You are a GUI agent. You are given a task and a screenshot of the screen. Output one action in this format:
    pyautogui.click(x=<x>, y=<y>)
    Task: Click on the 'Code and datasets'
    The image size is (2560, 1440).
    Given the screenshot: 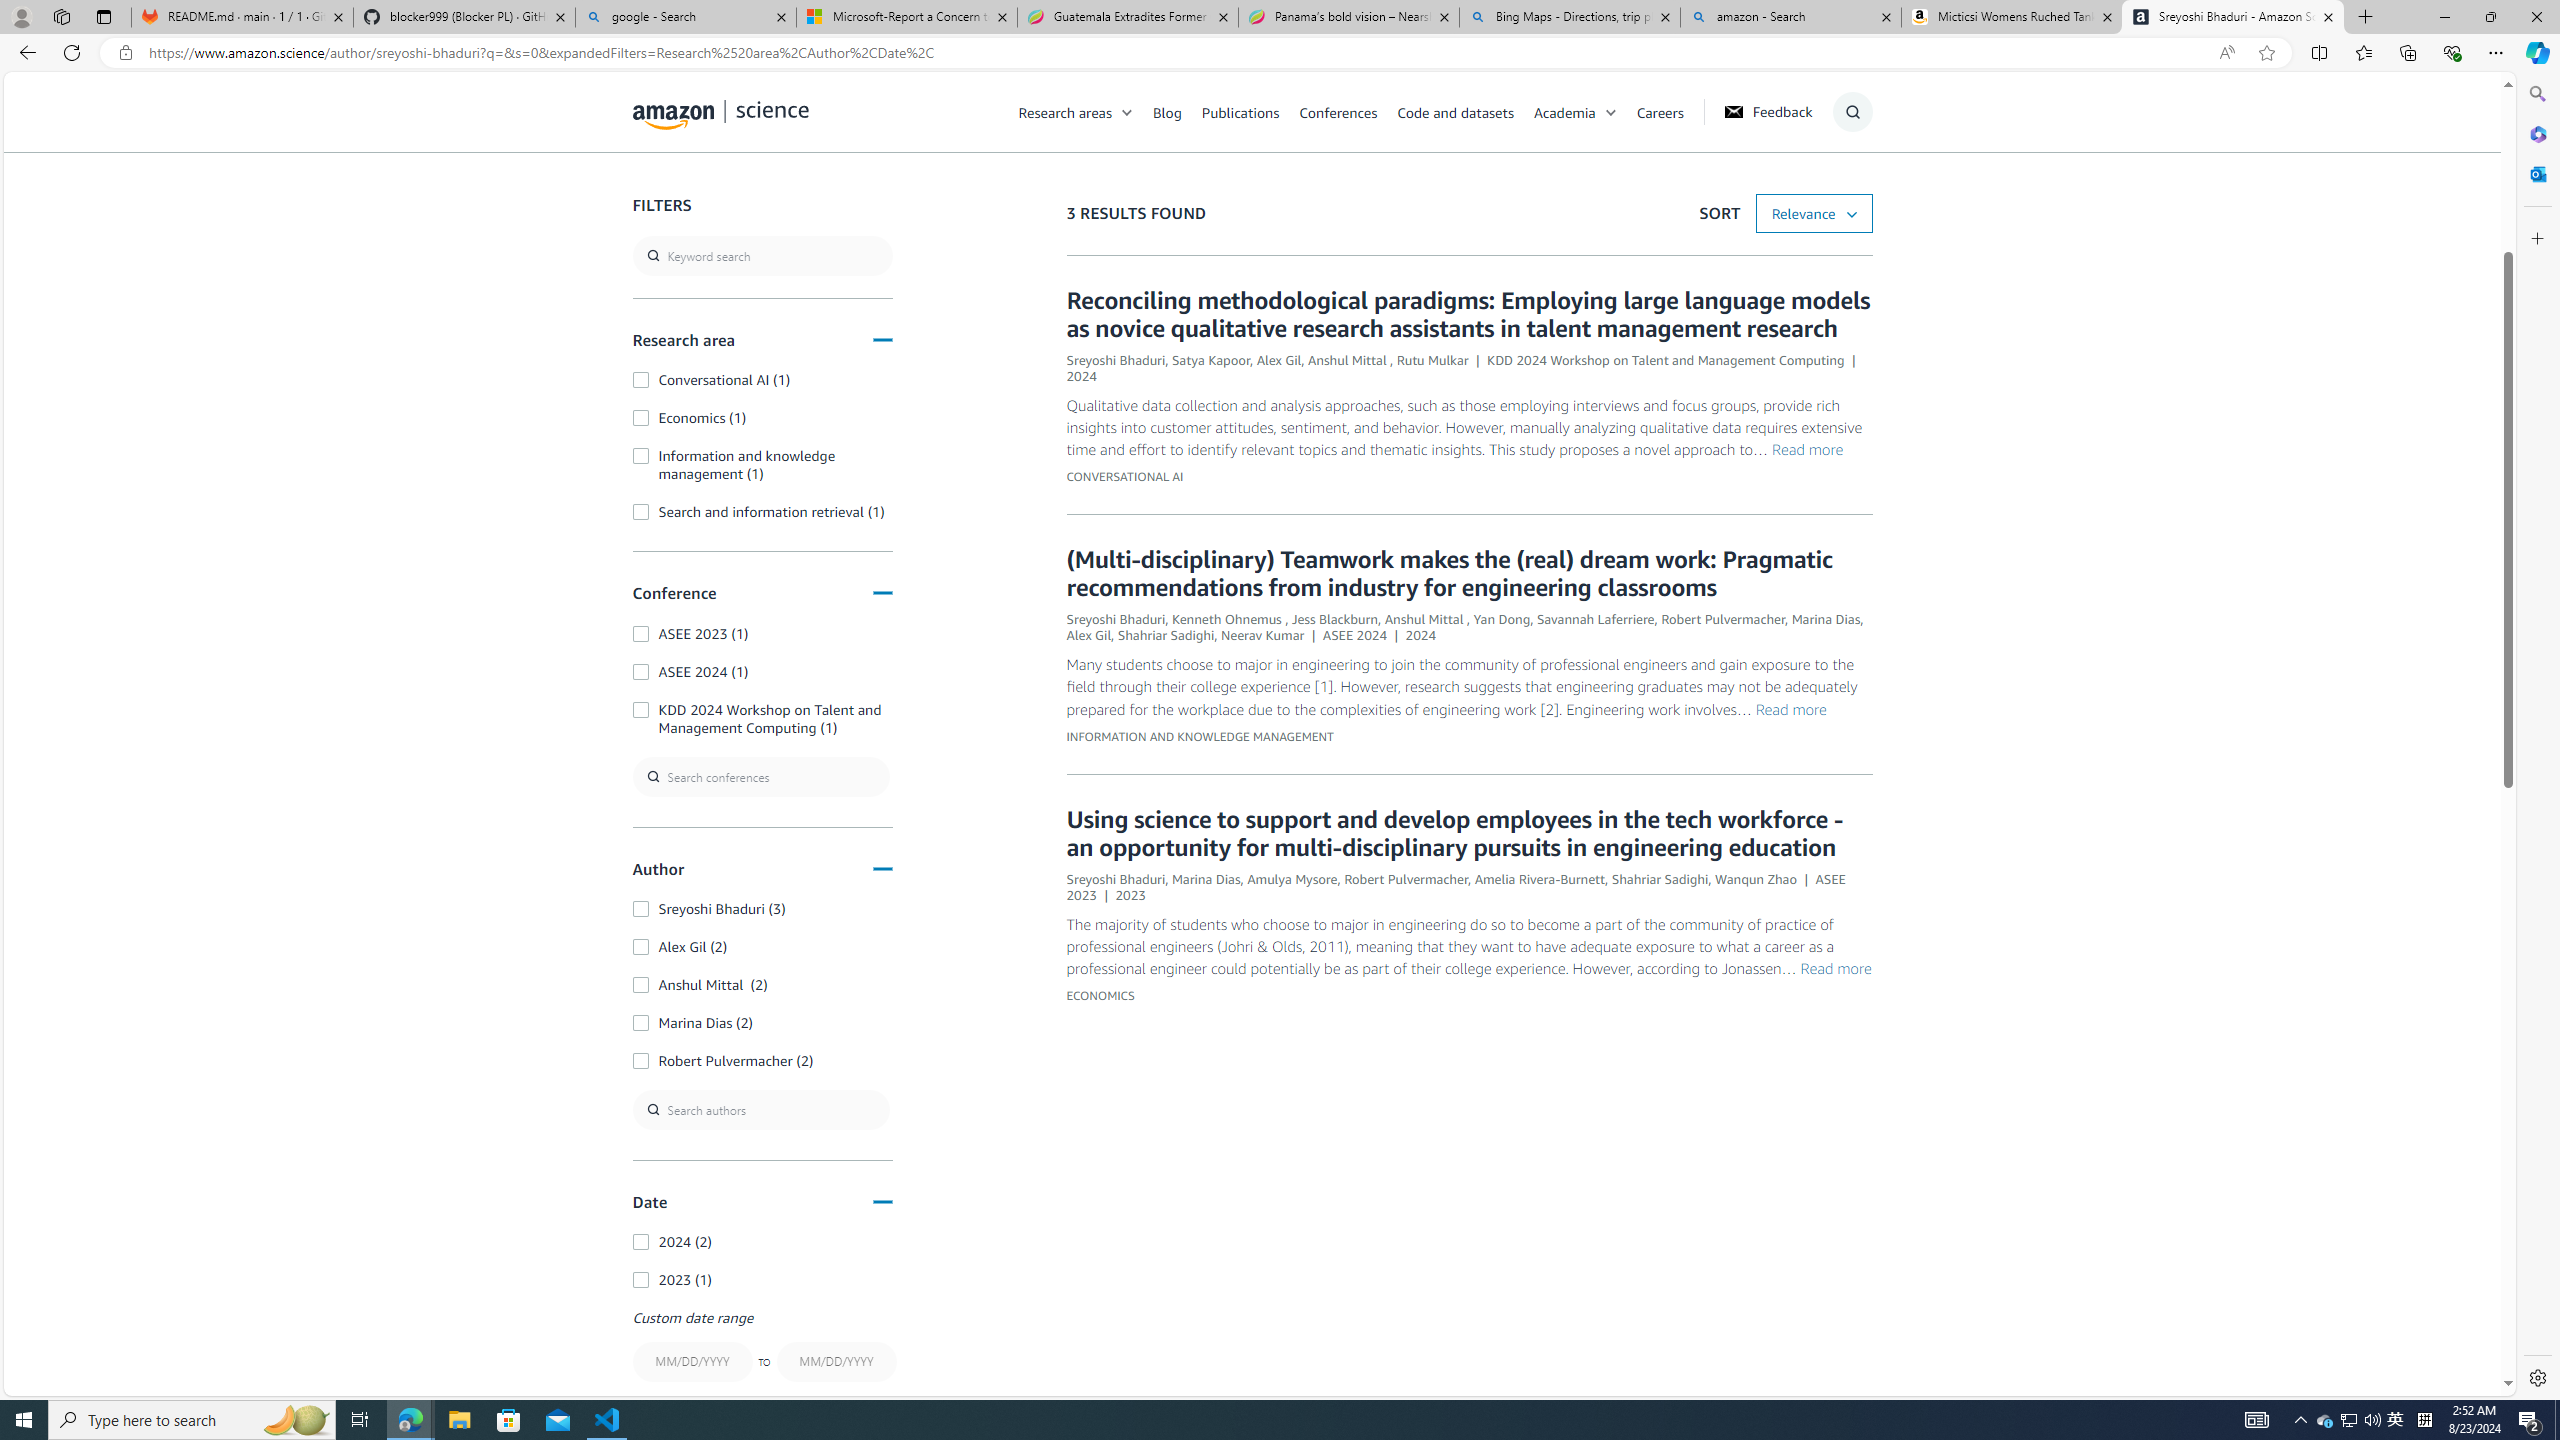 What is the action you would take?
    pyautogui.click(x=1455, y=111)
    